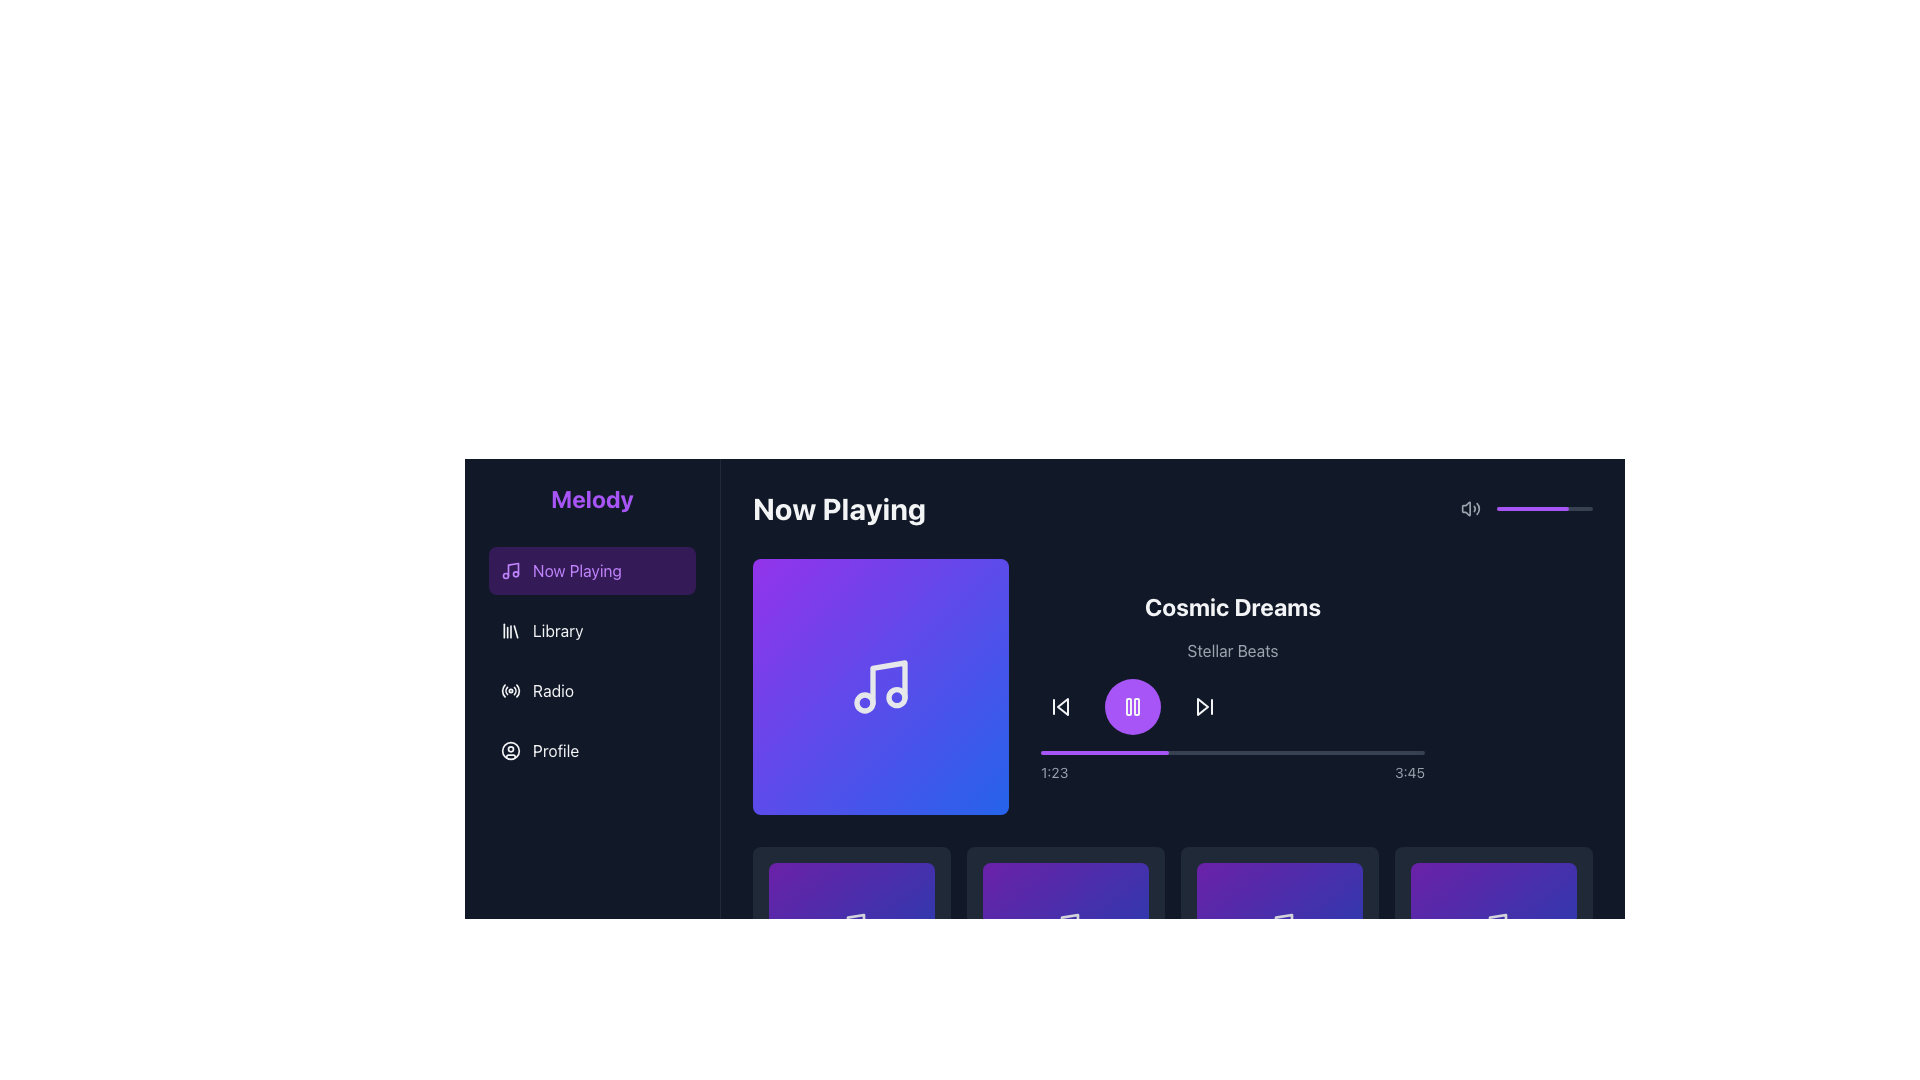  Describe the element at coordinates (1059, 705) in the screenshot. I see `the 'skip back' button located in the center-right region of the interface, which is the first button in a horizontal row of media control elements` at that location.